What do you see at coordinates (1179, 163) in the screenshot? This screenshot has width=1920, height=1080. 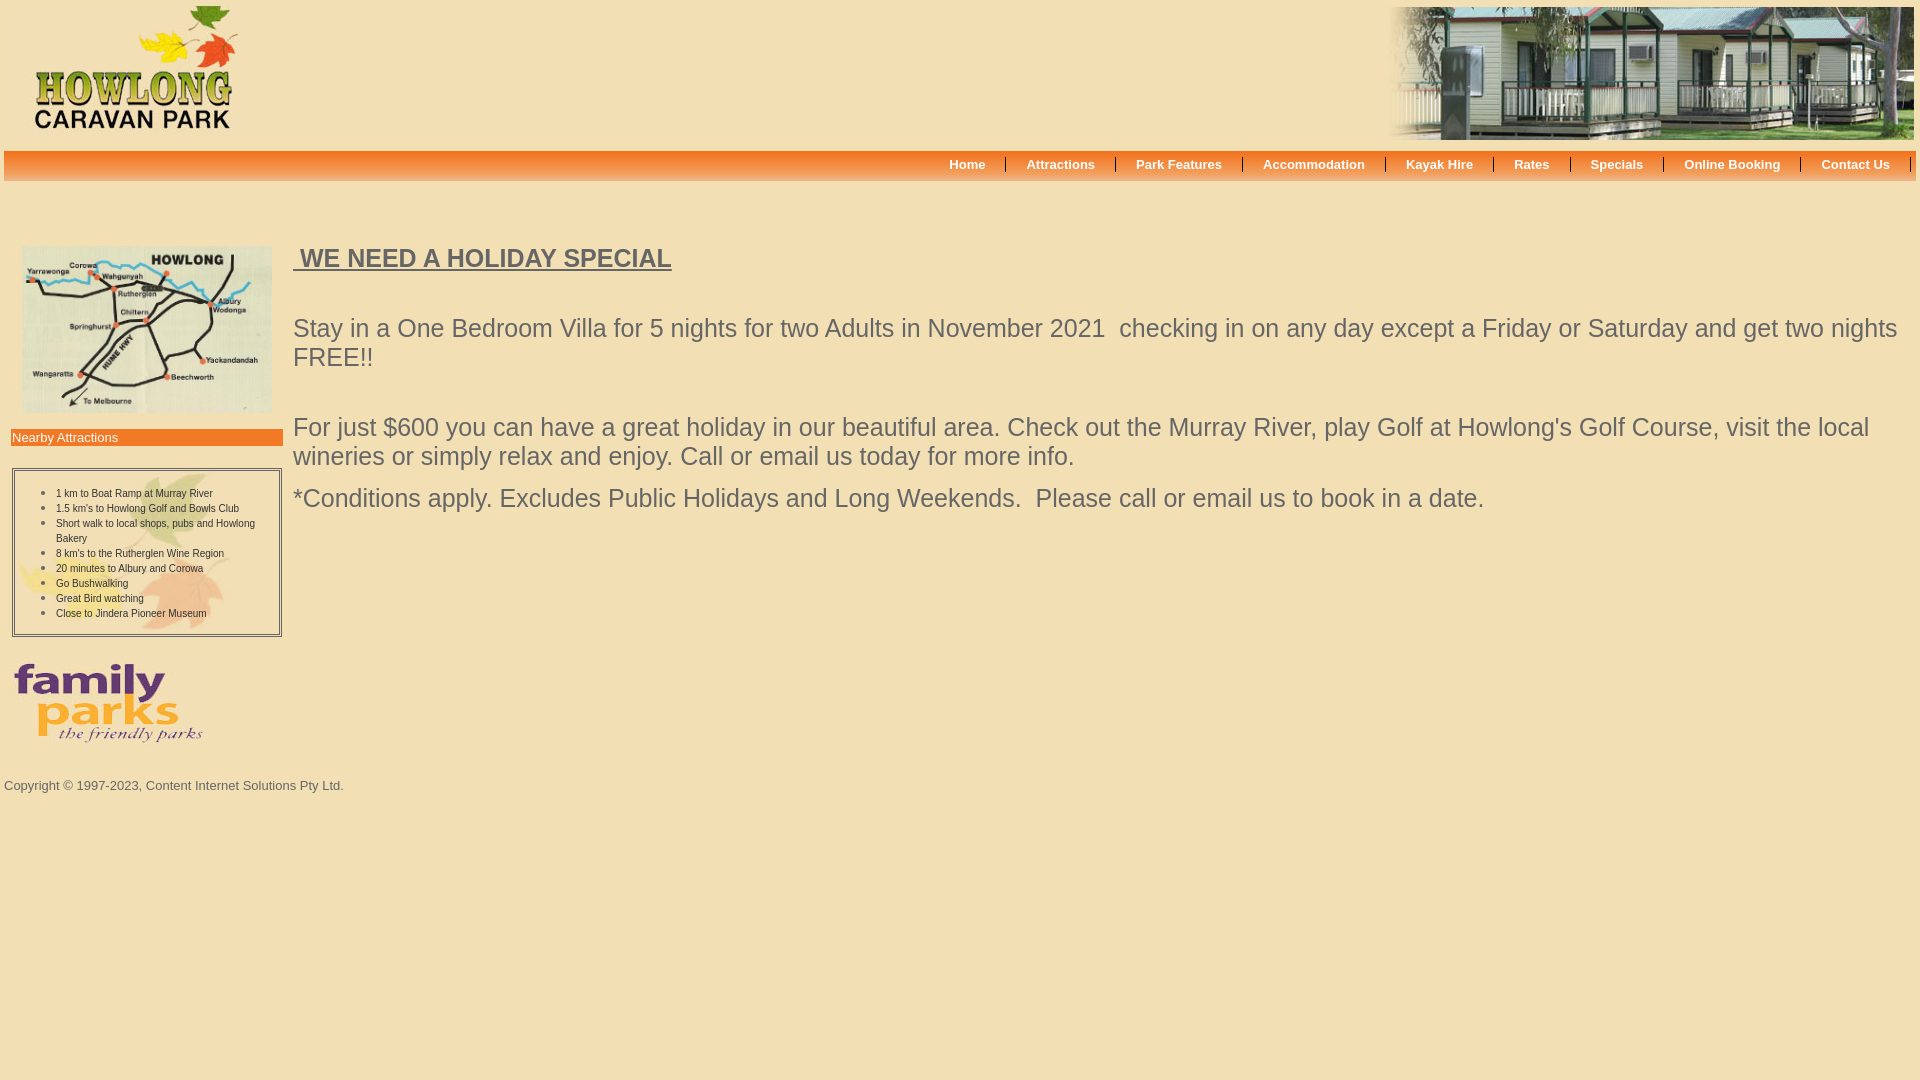 I see `'Park Features'` at bounding box center [1179, 163].